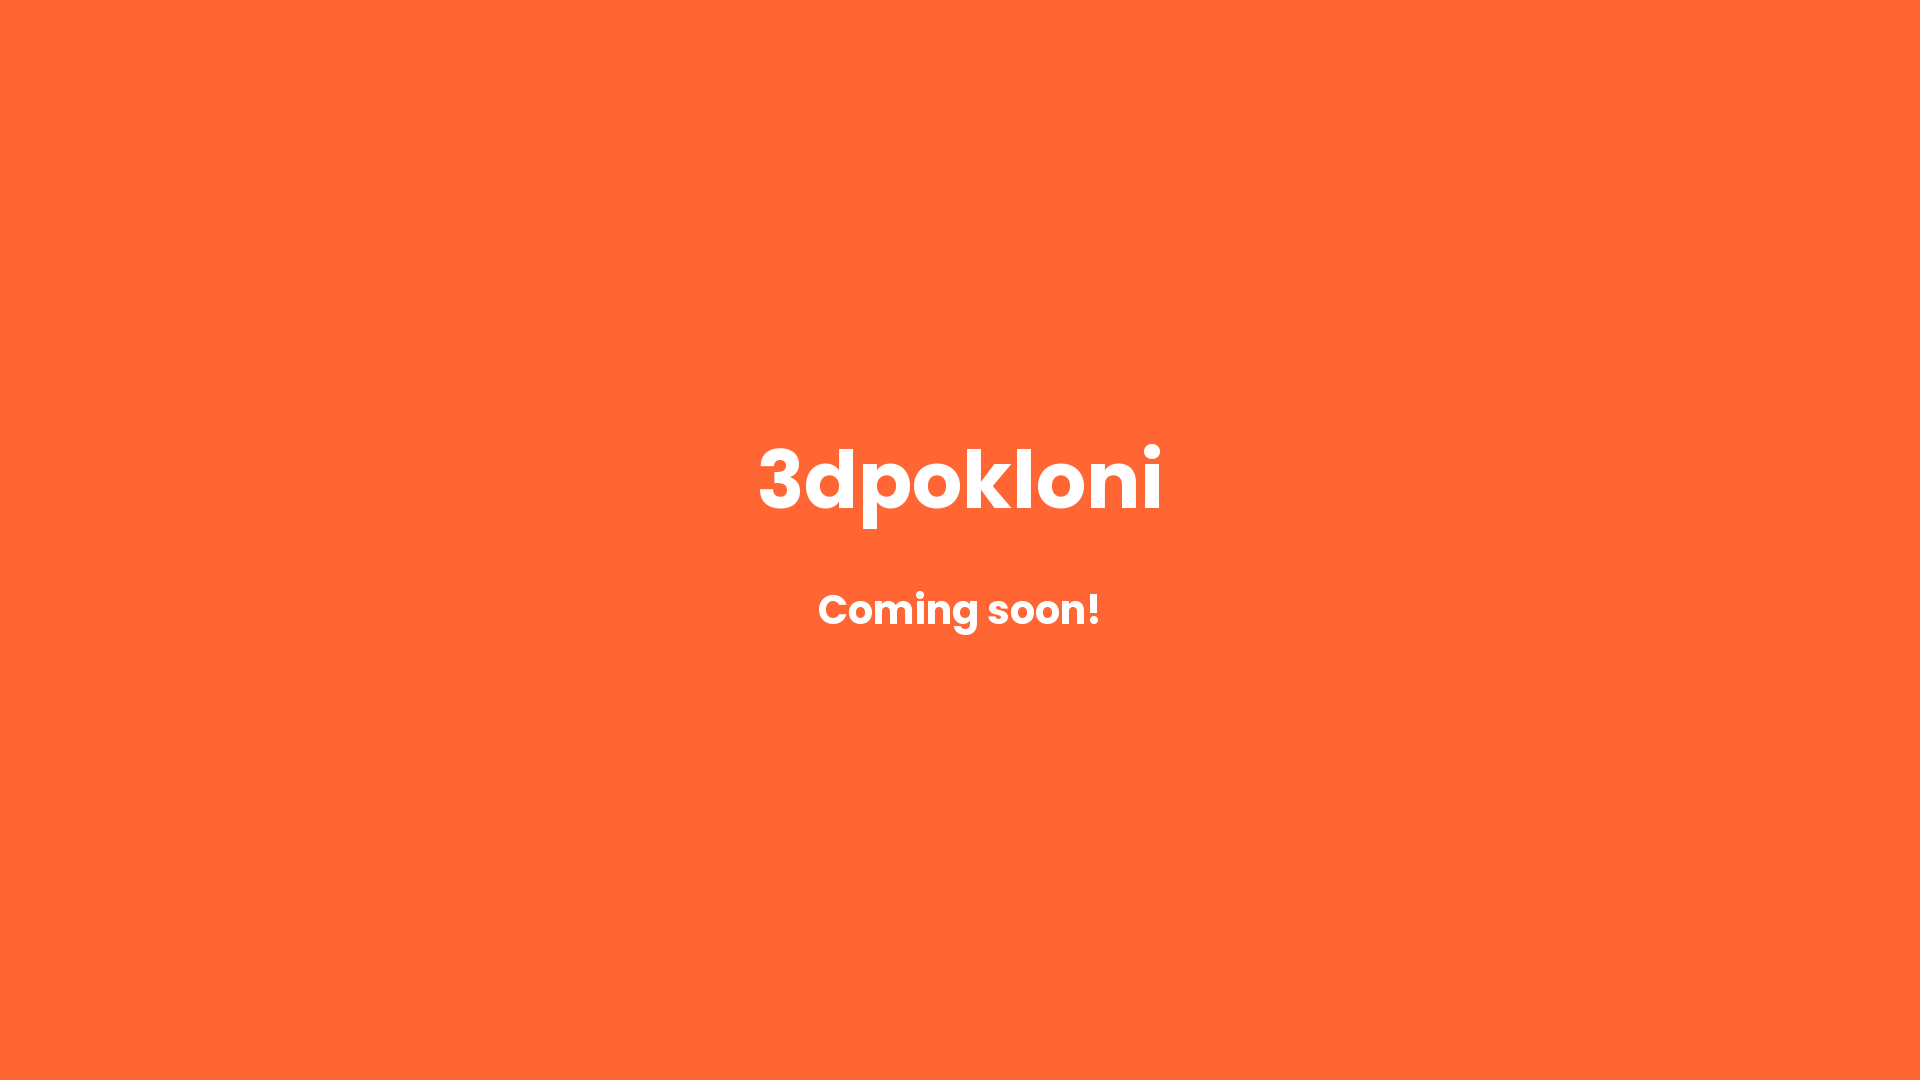 This screenshot has height=1080, width=1920. What do you see at coordinates (960, 493) in the screenshot?
I see `'3dpokloni'` at bounding box center [960, 493].